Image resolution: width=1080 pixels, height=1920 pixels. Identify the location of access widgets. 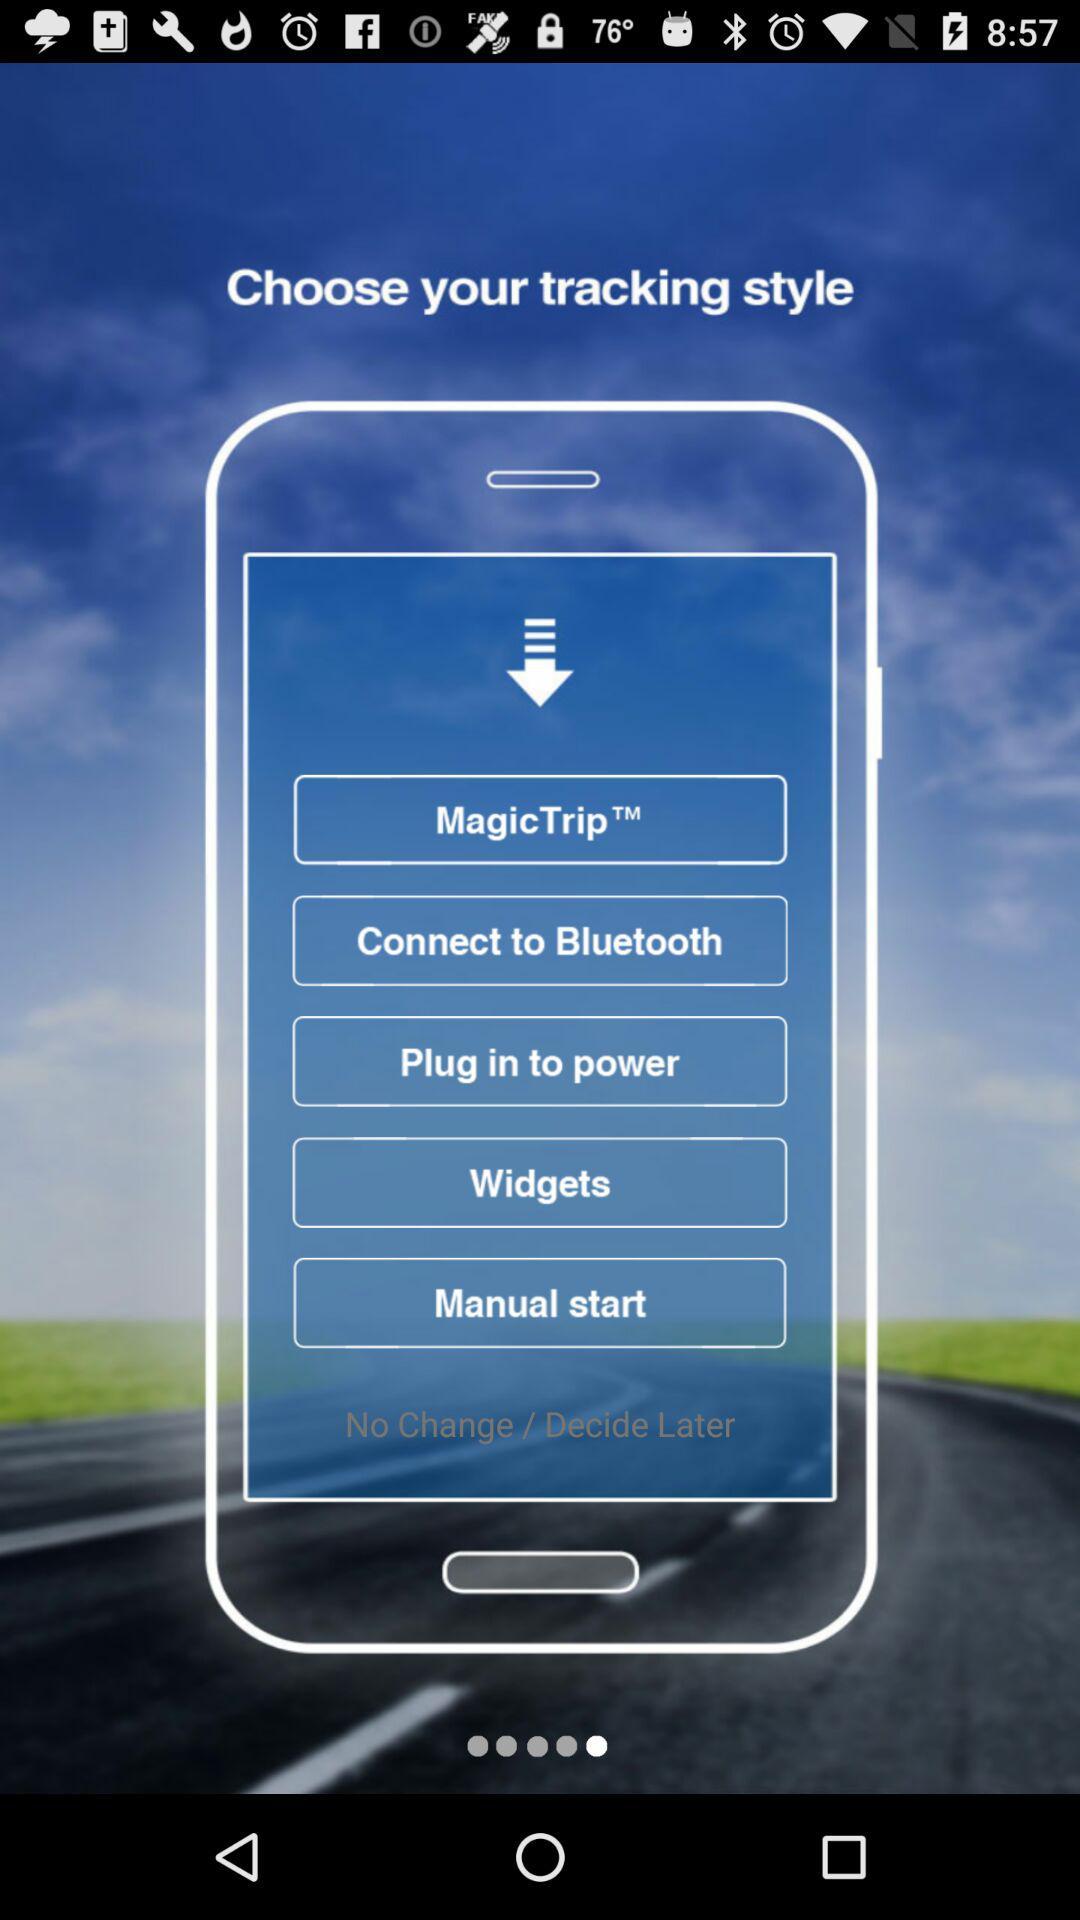
(540, 1182).